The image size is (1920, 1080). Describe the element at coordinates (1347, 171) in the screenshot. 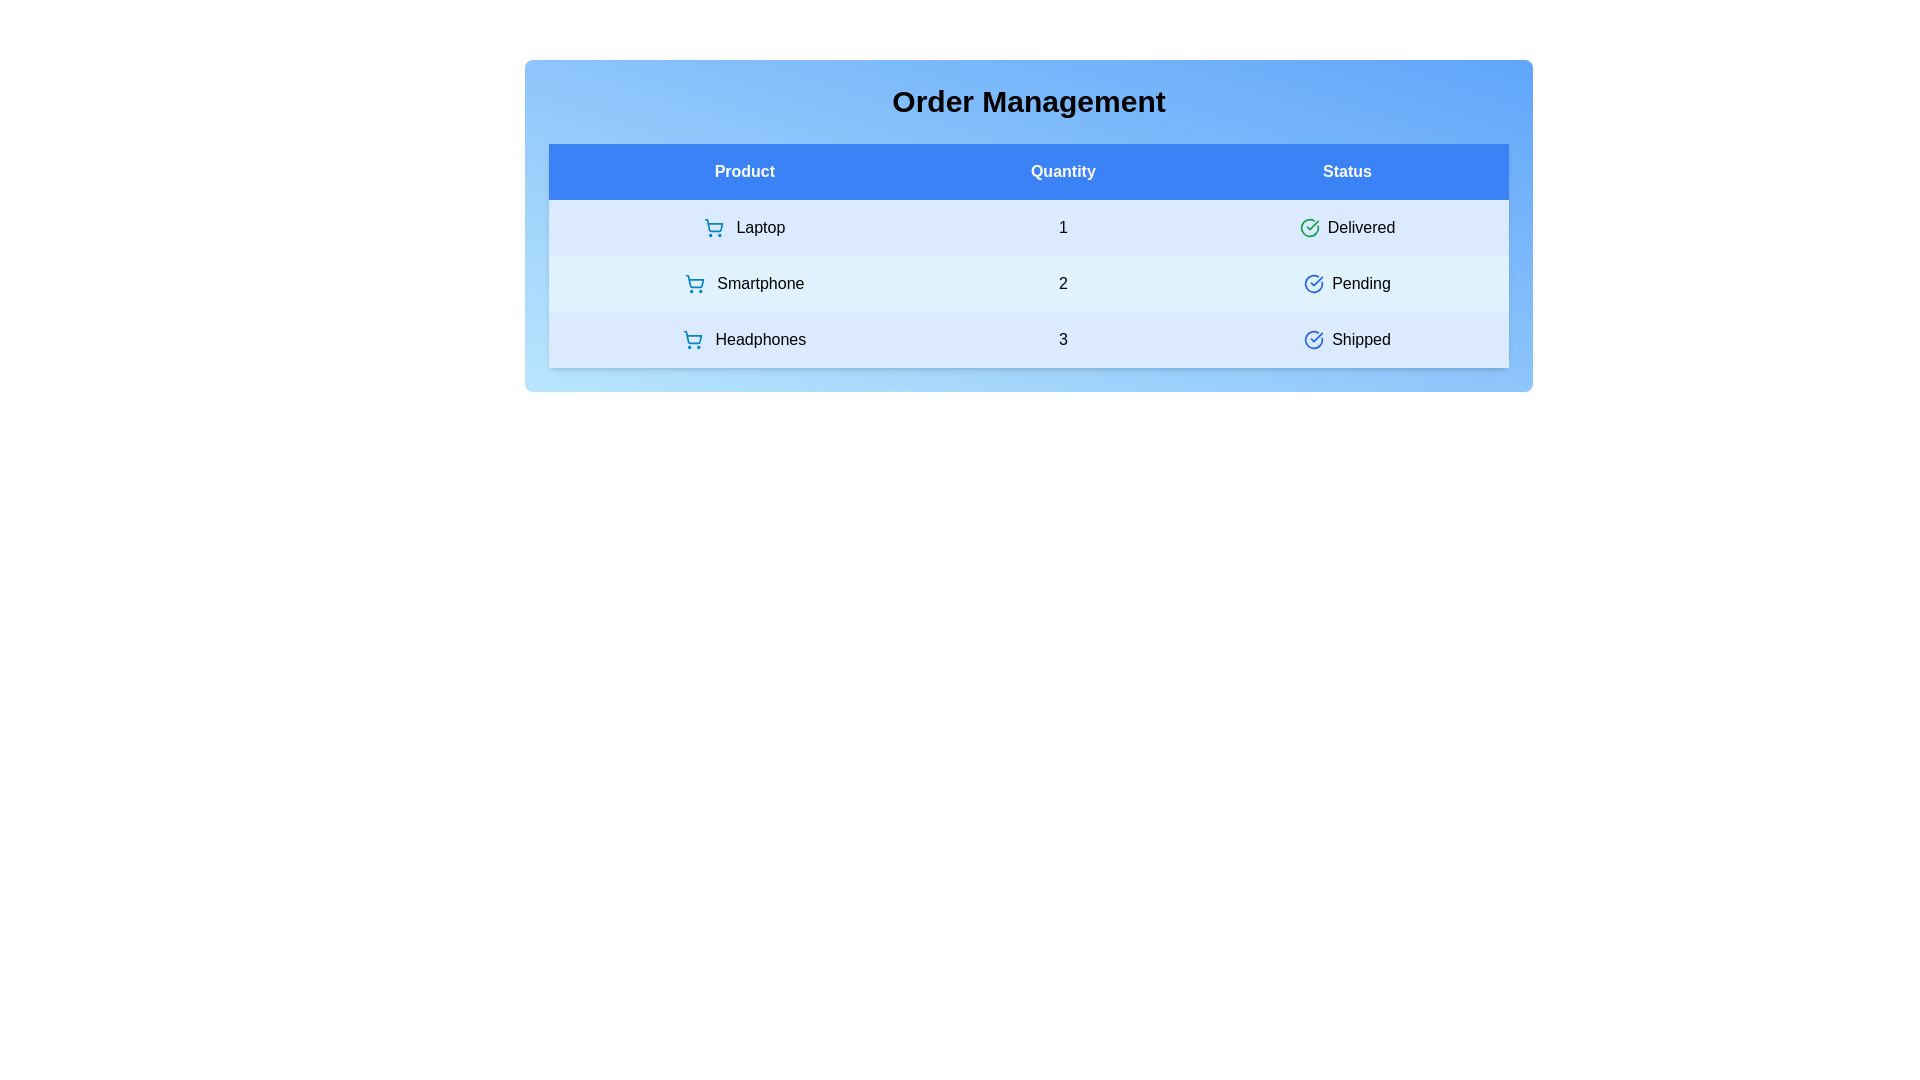

I see `the header title 'Status' to sort the table by that column` at that location.